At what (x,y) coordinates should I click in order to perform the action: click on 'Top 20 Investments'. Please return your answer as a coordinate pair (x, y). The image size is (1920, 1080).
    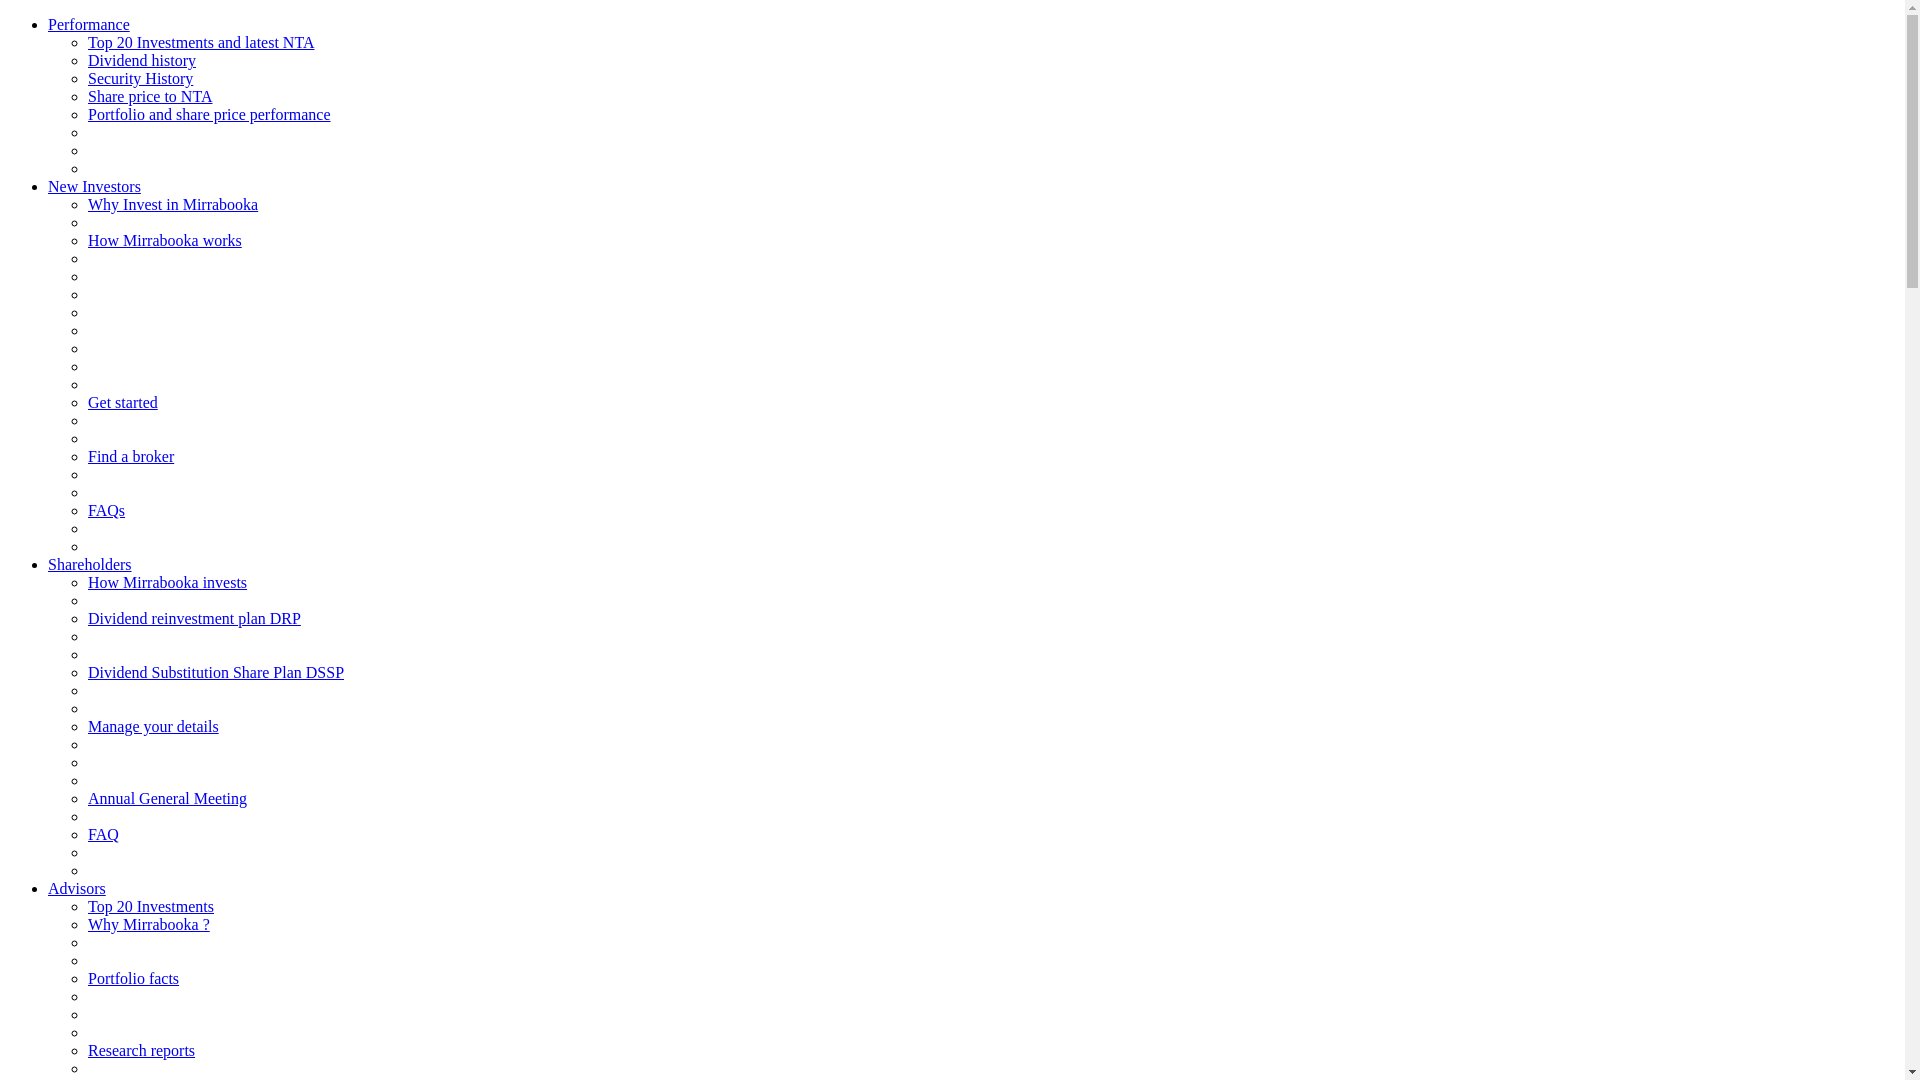
    Looking at the image, I should click on (86, 906).